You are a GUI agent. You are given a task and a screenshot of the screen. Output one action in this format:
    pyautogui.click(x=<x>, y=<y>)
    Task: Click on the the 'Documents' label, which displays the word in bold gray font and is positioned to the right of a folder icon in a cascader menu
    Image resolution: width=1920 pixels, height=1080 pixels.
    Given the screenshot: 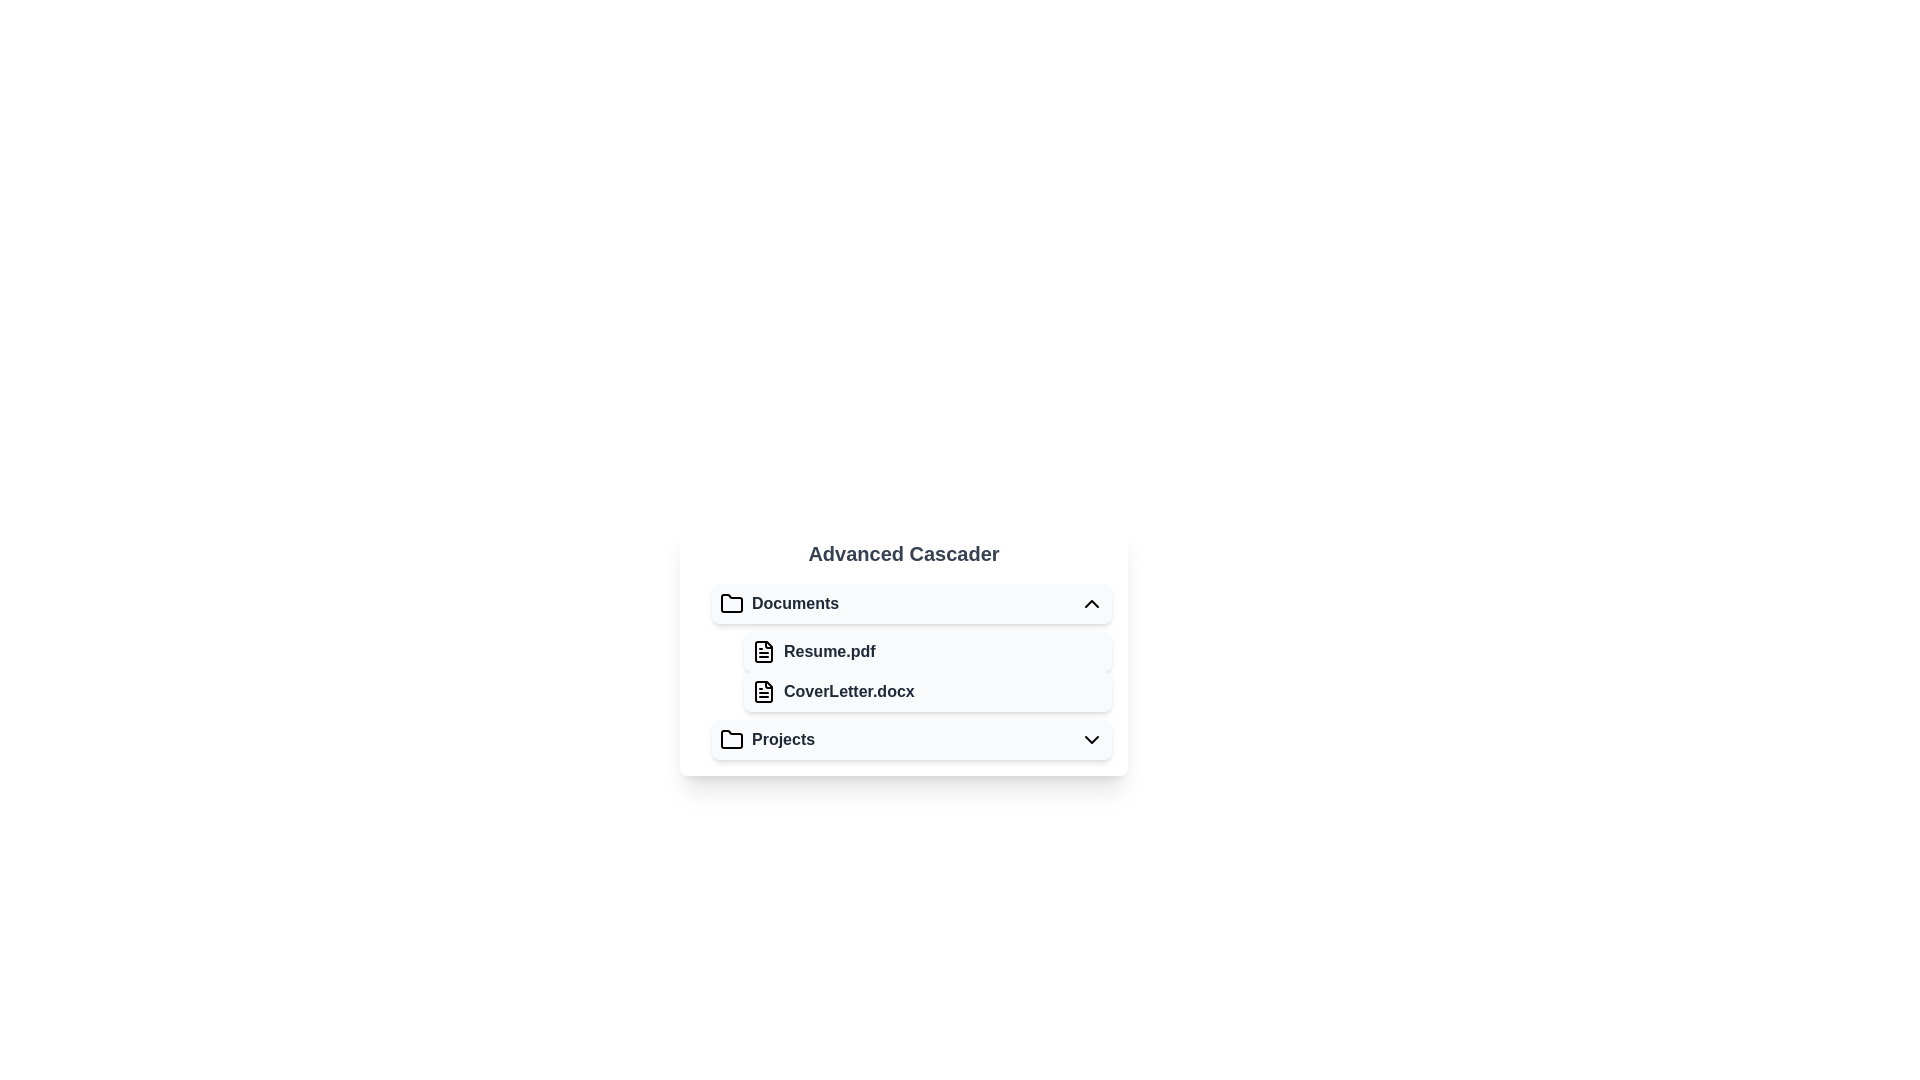 What is the action you would take?
    pyautogui.click(x=794, y=603)
    